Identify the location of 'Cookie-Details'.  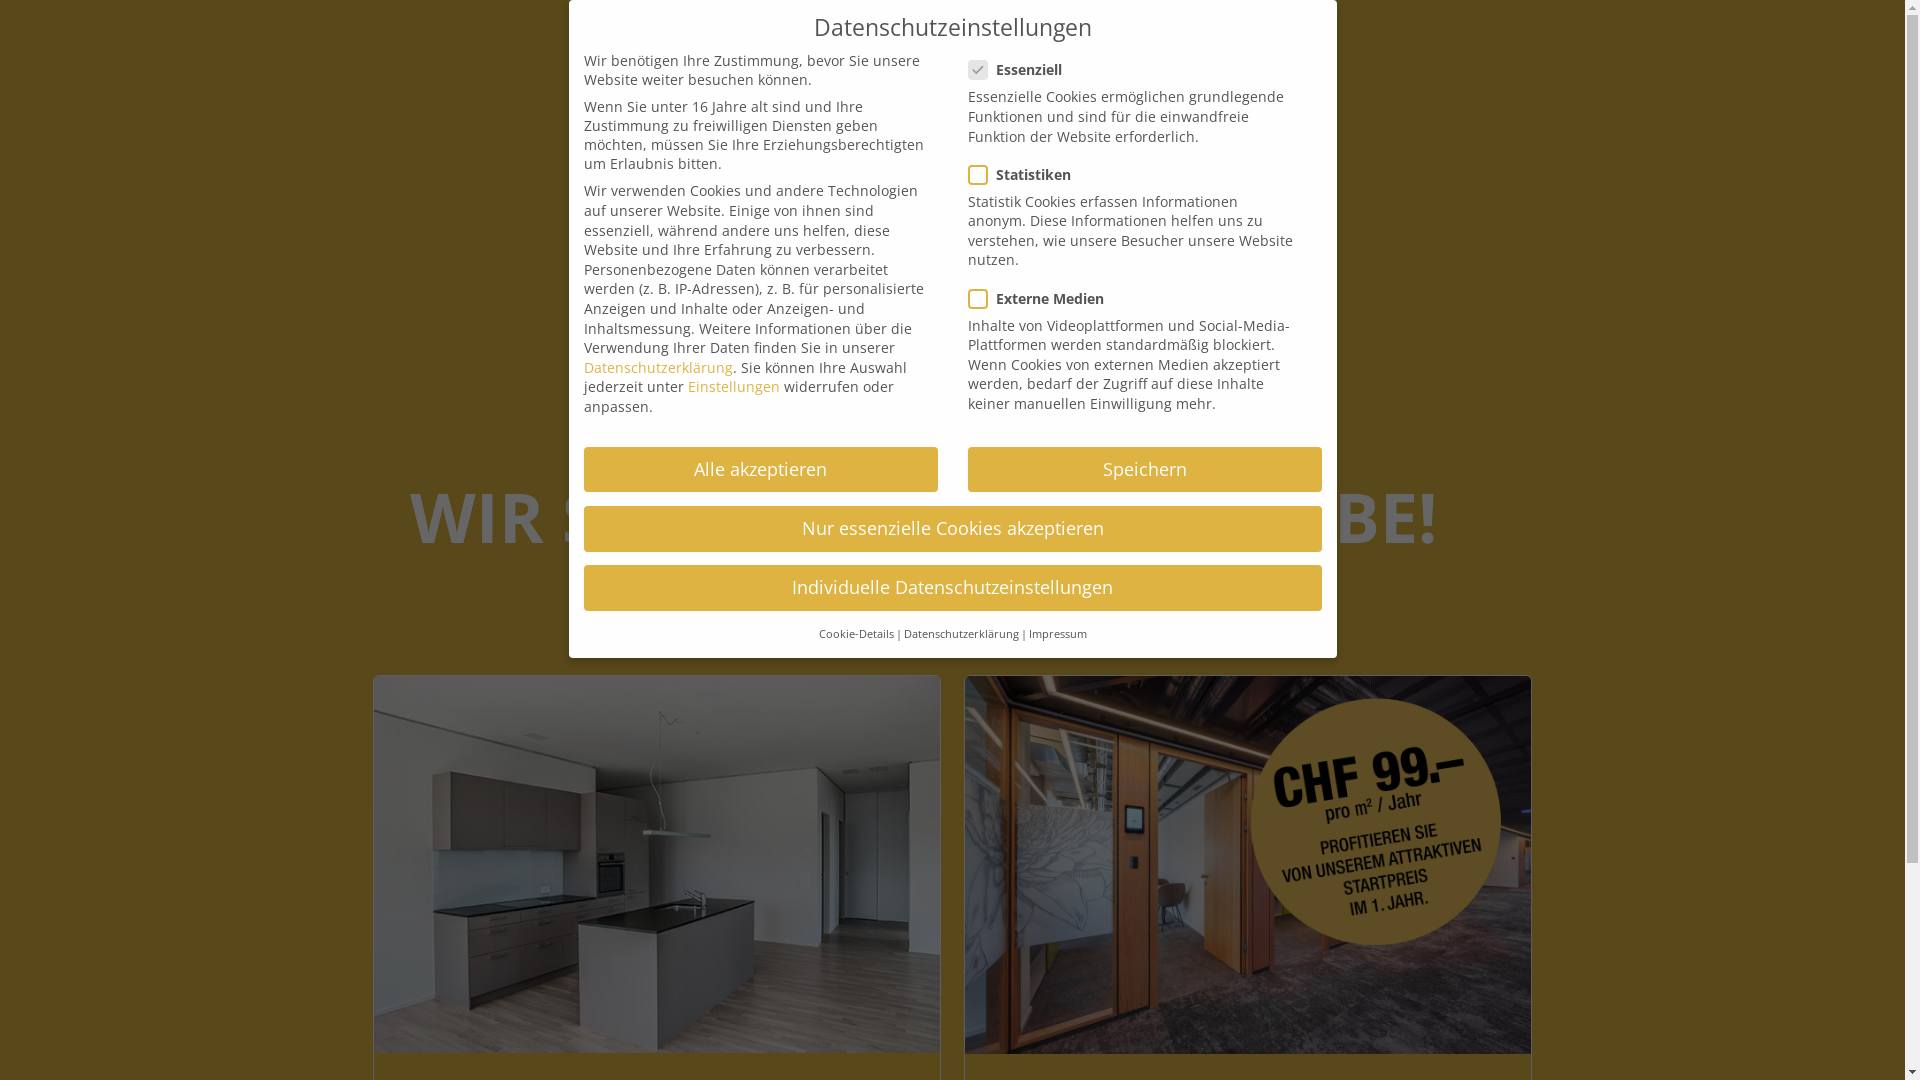
(817, 633).